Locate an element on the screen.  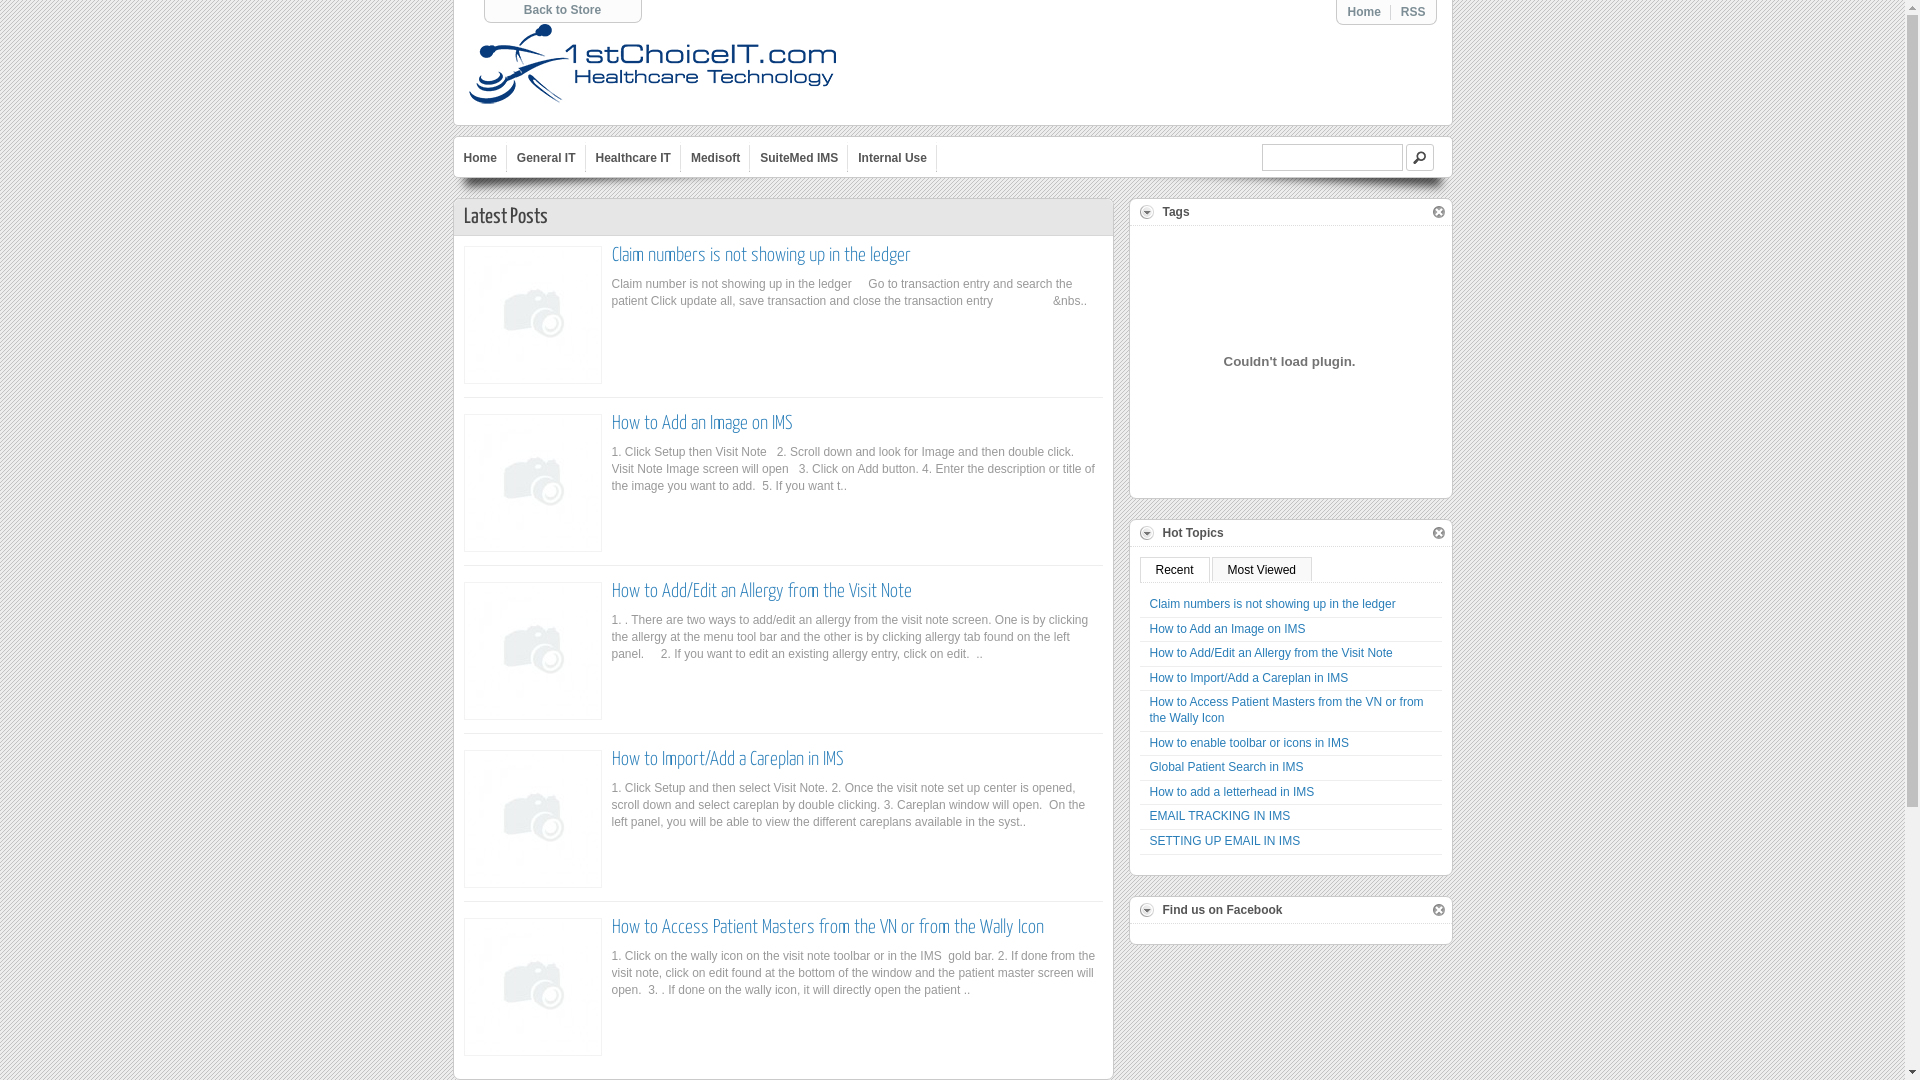
'How to enable toolbar or icons in IMS' is located at coordinates (1140, 744).